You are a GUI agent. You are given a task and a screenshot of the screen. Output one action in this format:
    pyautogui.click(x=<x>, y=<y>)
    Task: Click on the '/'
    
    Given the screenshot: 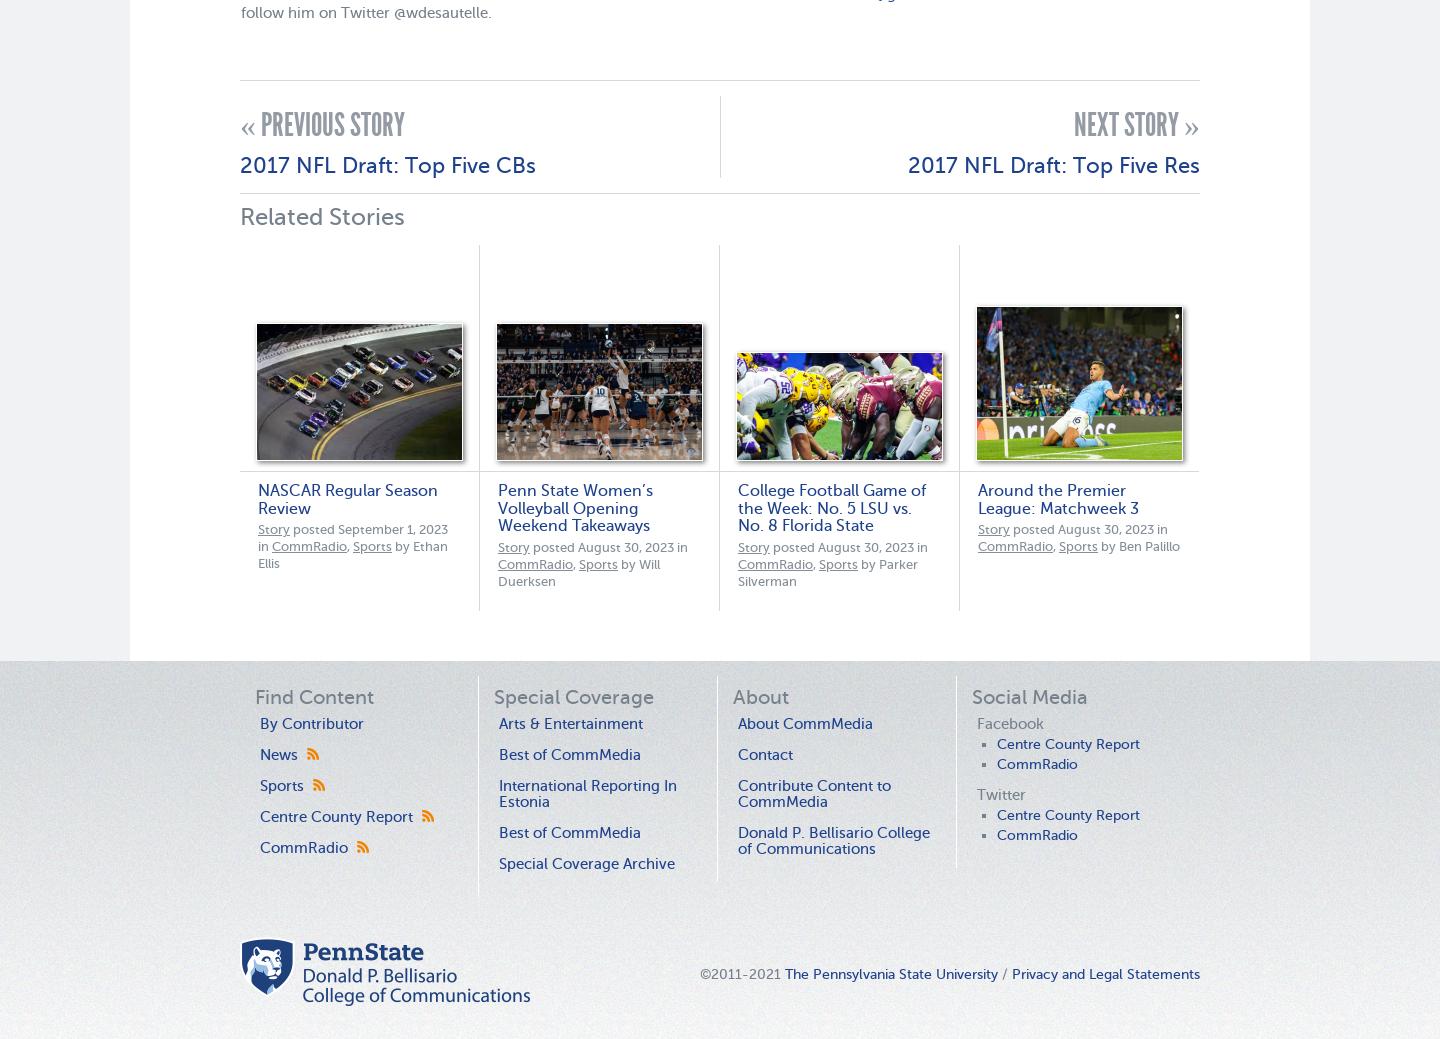 What is the action you would take?
    pyautogui.click(x=1003, y=974)
    